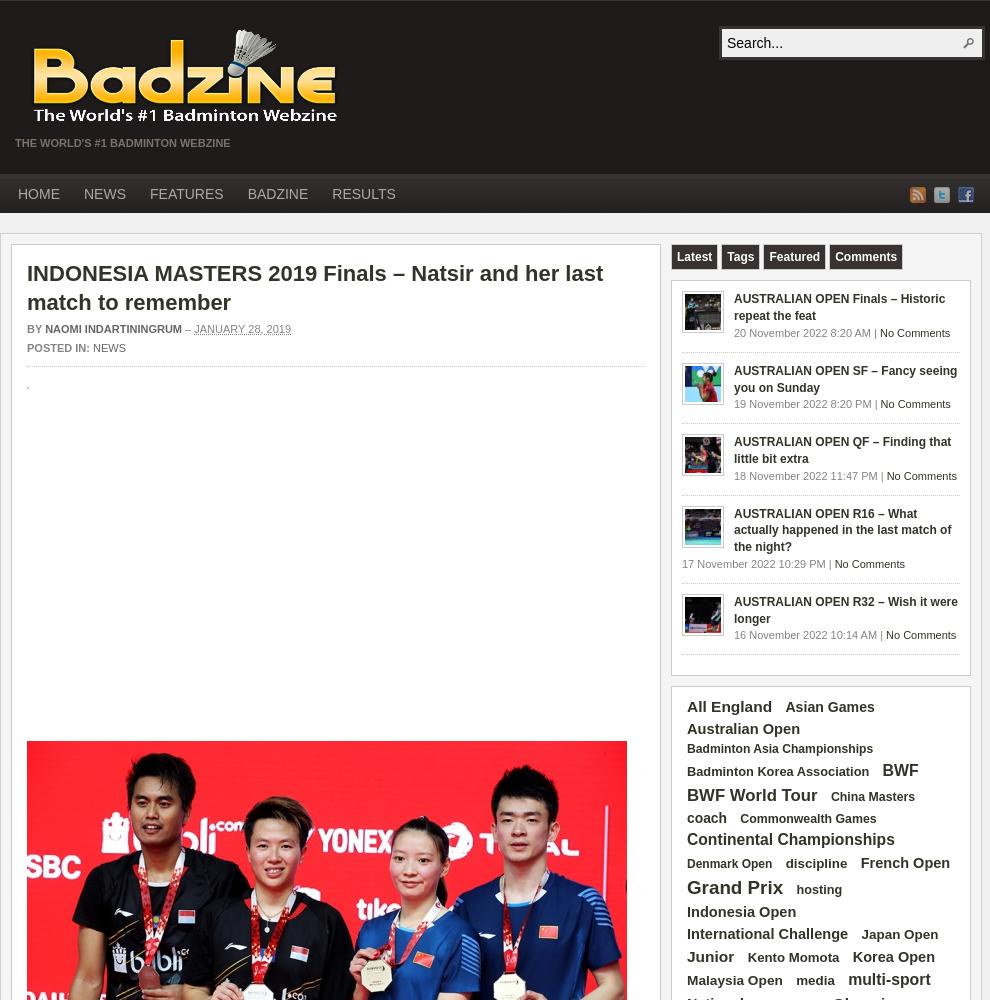 Image resolution: width=990 pixels, height=1000 pixels. I want to click on 'Indonesia Open', so click(740, 912).